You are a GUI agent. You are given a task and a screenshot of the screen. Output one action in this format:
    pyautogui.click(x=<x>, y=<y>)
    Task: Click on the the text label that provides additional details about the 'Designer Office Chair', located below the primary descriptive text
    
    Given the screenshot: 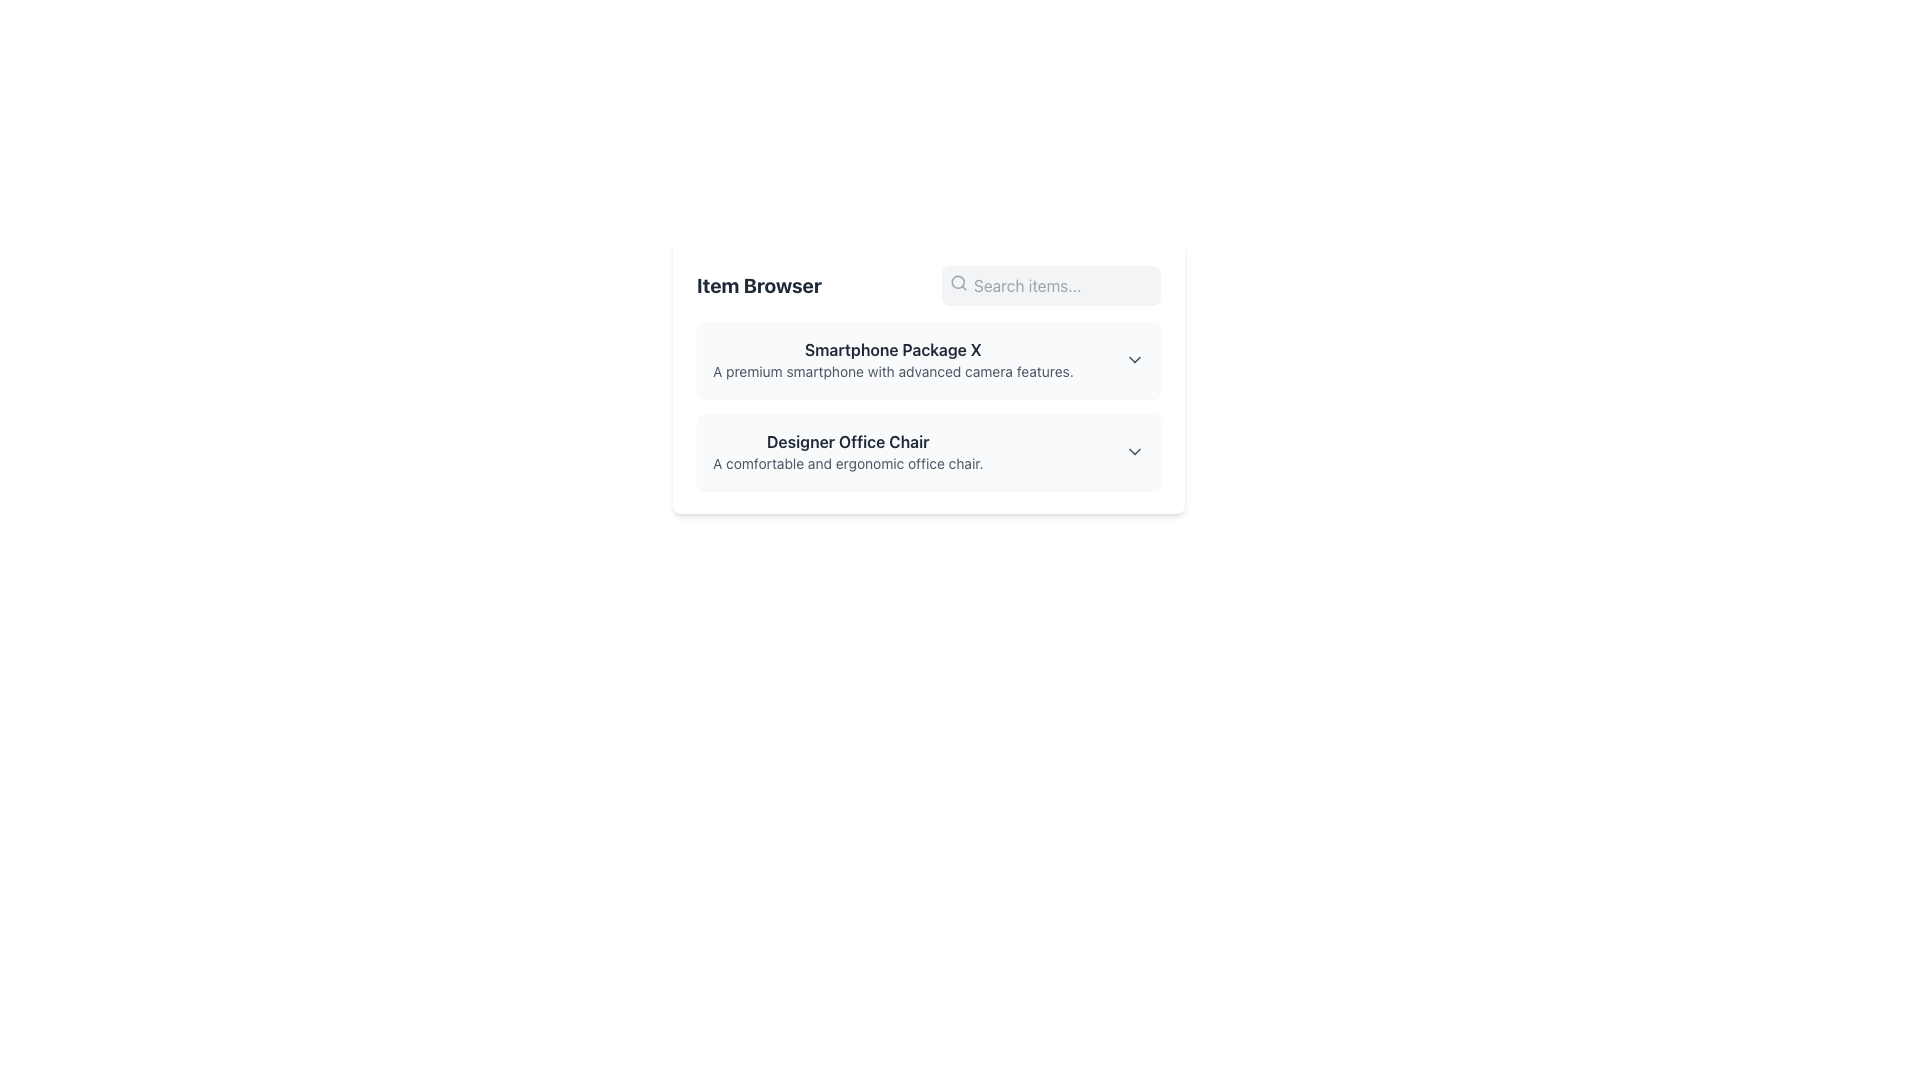 What is the action you would take?
    pyautogui.click(x=848, y=463)
    